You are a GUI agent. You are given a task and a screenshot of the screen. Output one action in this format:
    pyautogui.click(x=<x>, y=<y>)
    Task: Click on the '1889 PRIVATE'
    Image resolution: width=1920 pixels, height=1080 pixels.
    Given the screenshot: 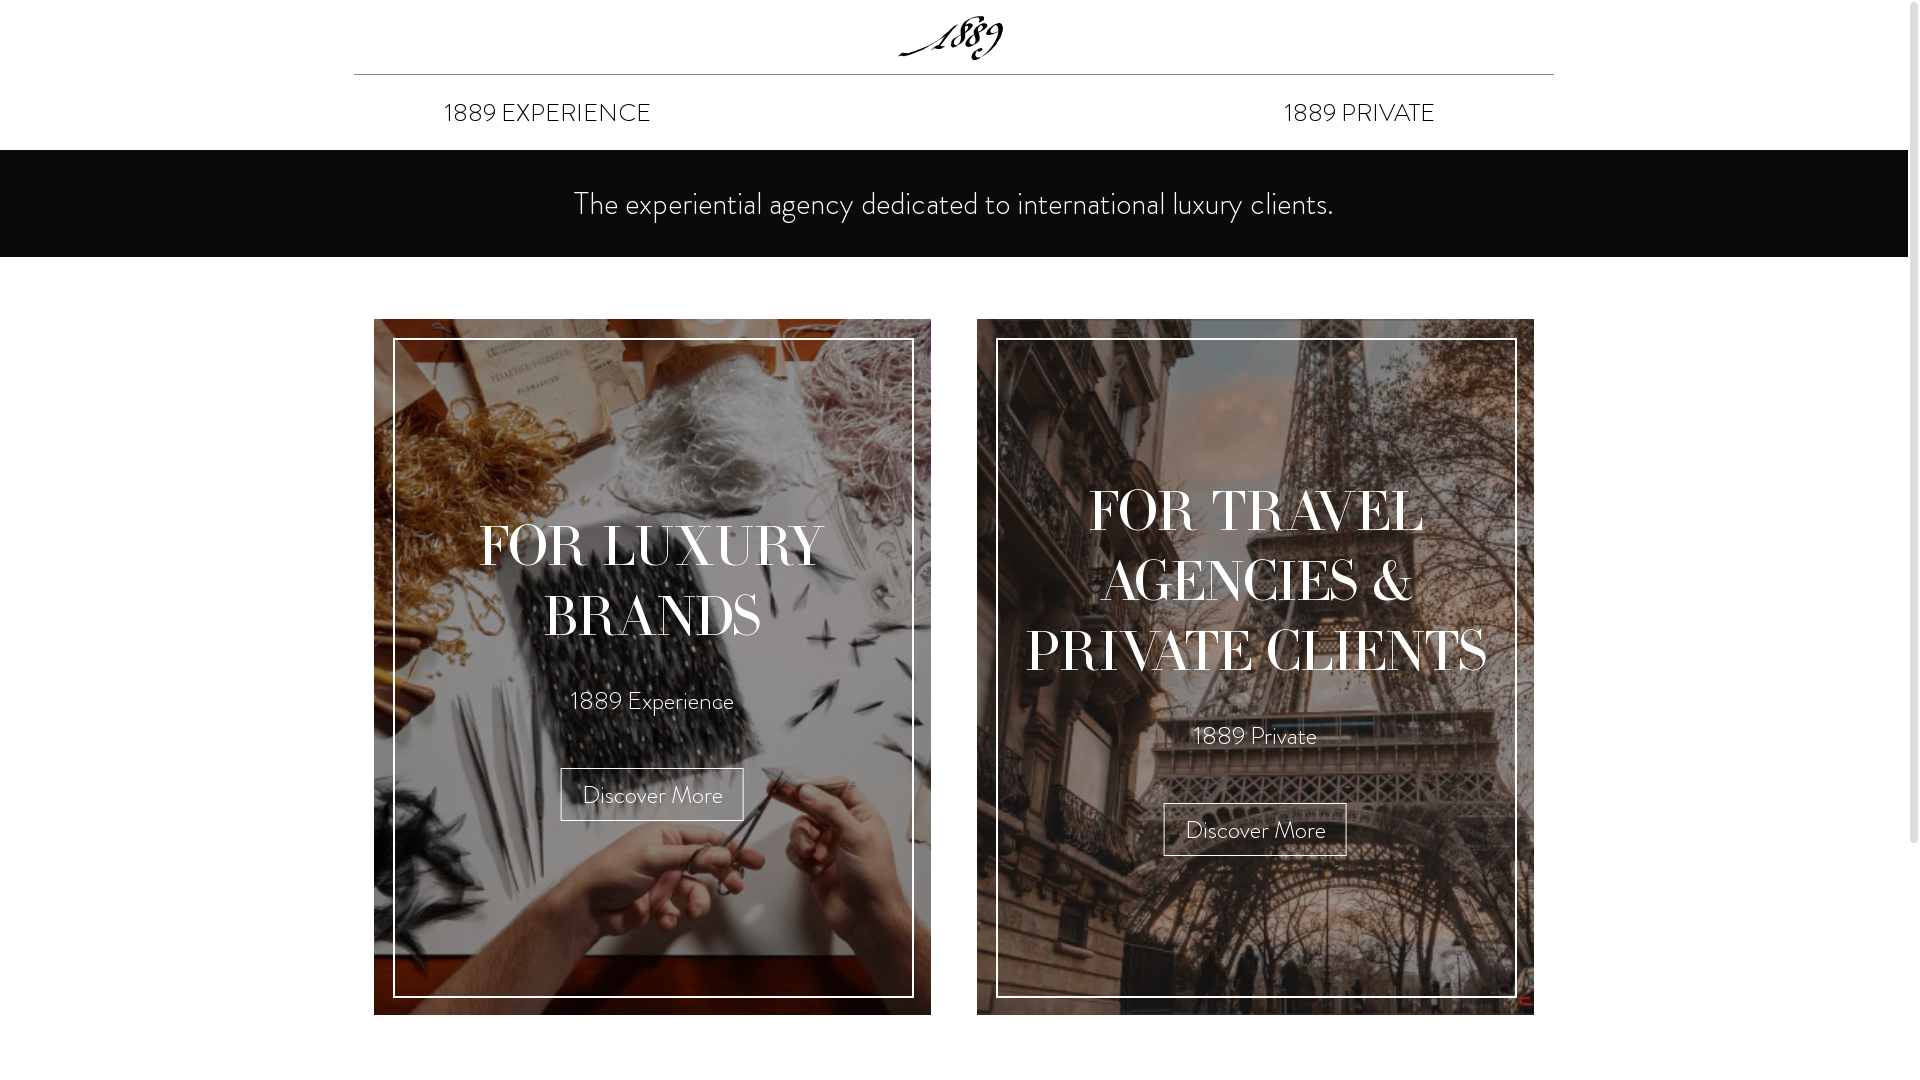 What is the action you would take?
    pyautogui.click(x=1359, y=112)
    